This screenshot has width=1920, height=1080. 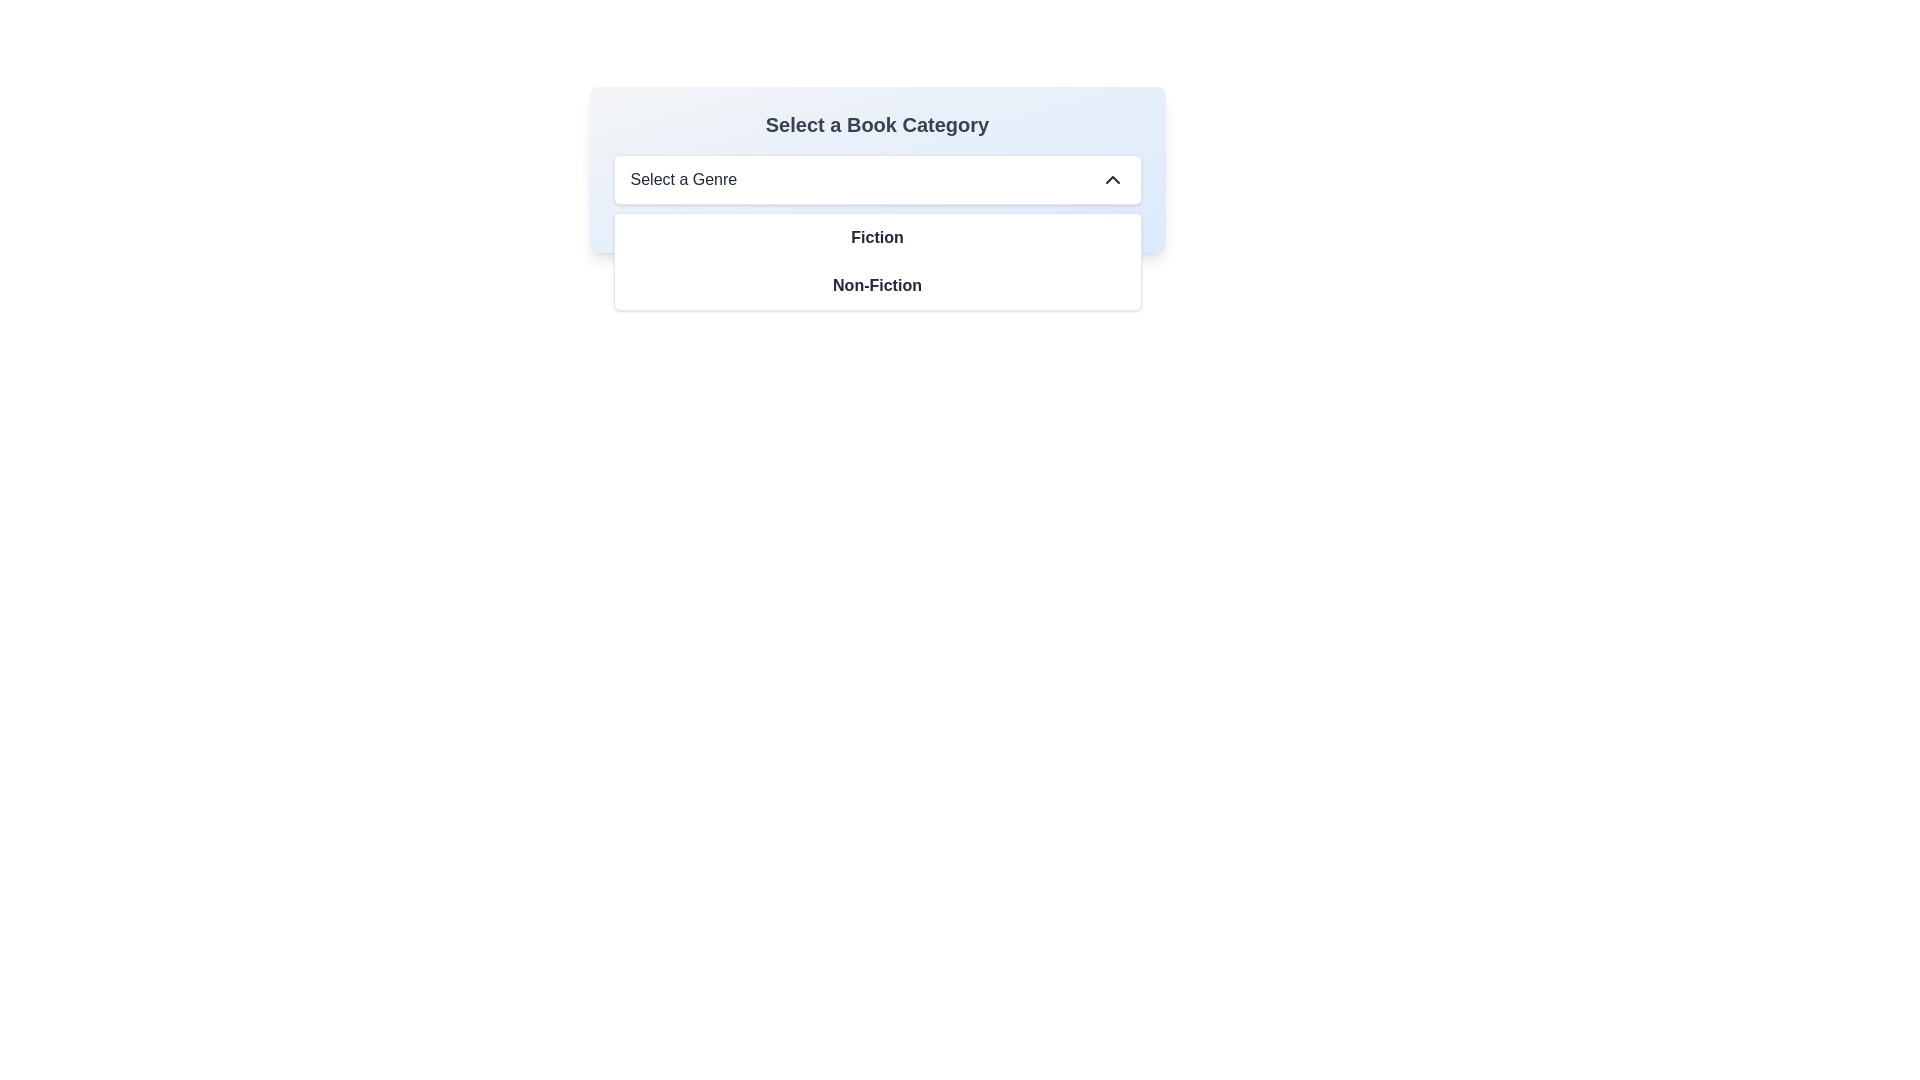 What do you see at coordinates (877, 285) in the screenshot?
I see `to select the 'Non-Fiction' category from the dropdown menu under 'Select a Book Category'` at bounding box center [877, 285].